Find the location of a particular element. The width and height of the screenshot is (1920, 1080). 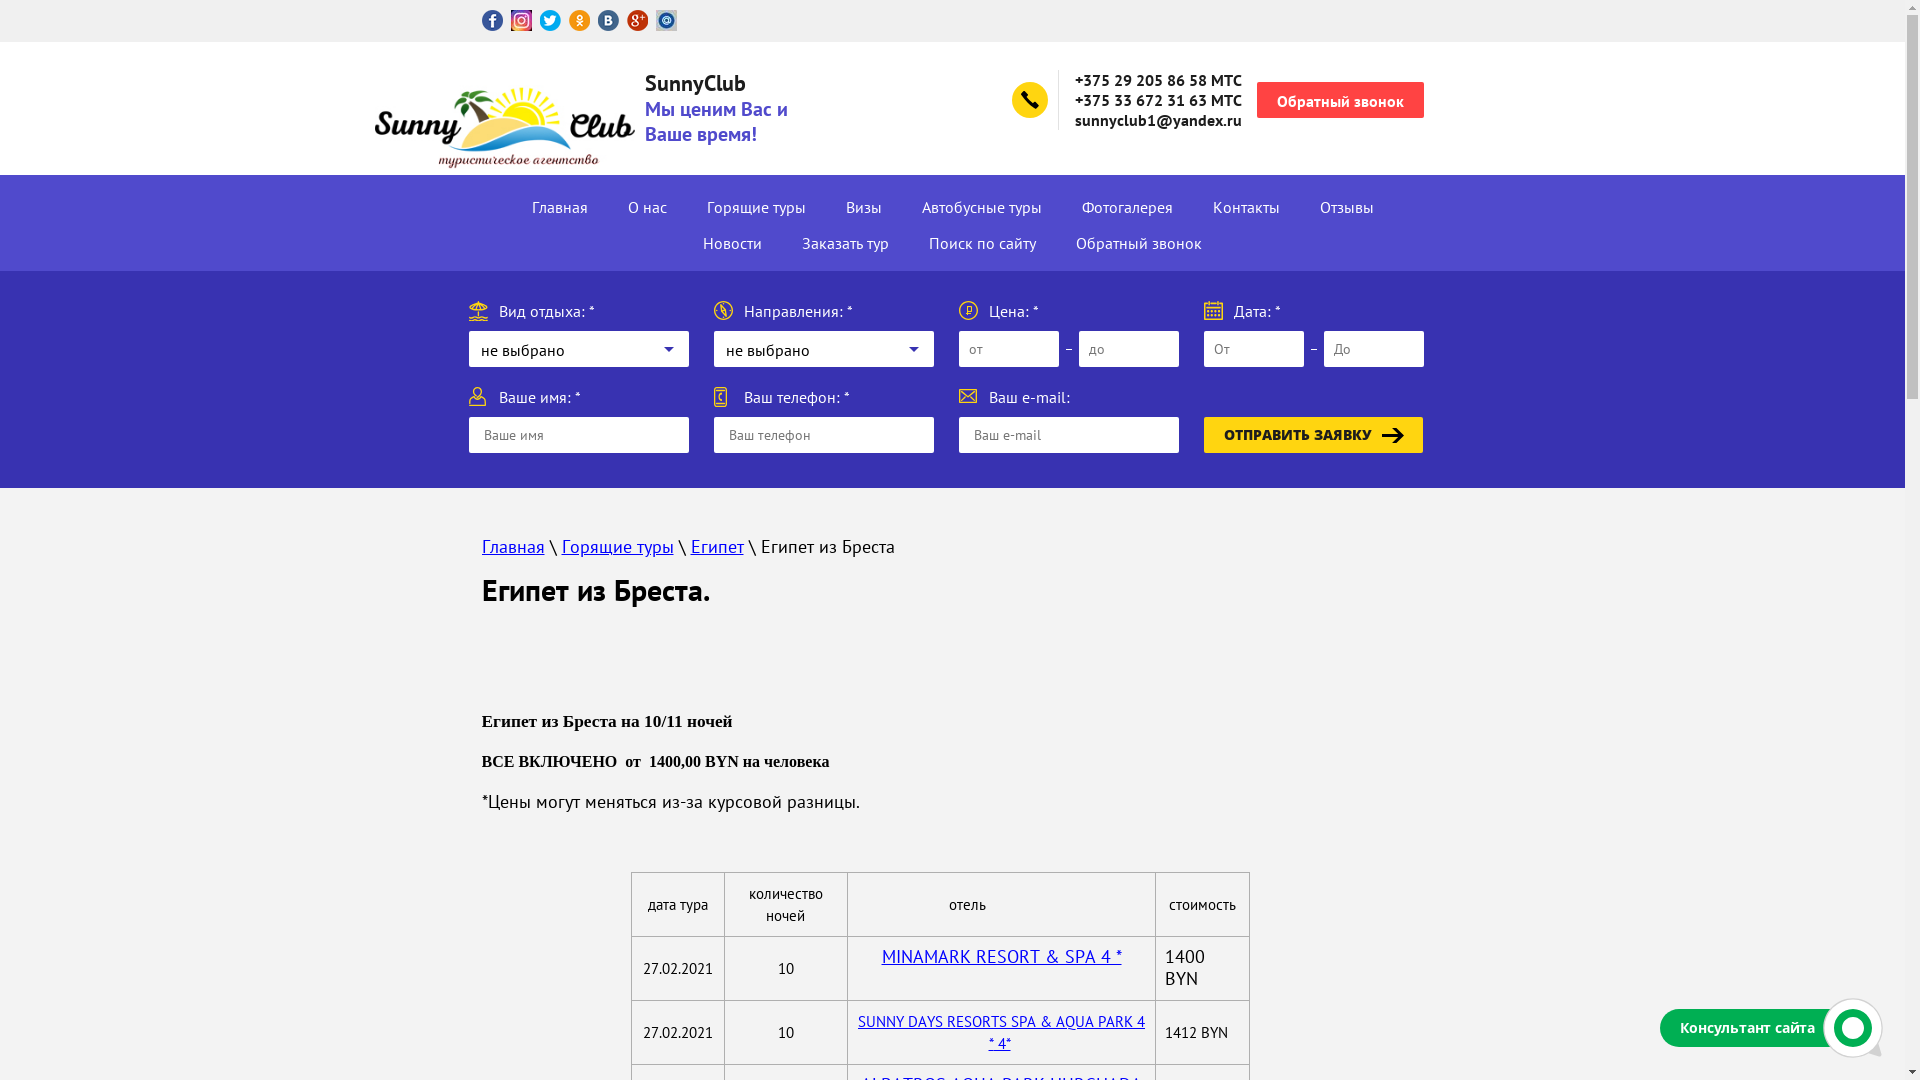

'sunnyclub1@yandex.ru' is located at coordinates (1157, 119).